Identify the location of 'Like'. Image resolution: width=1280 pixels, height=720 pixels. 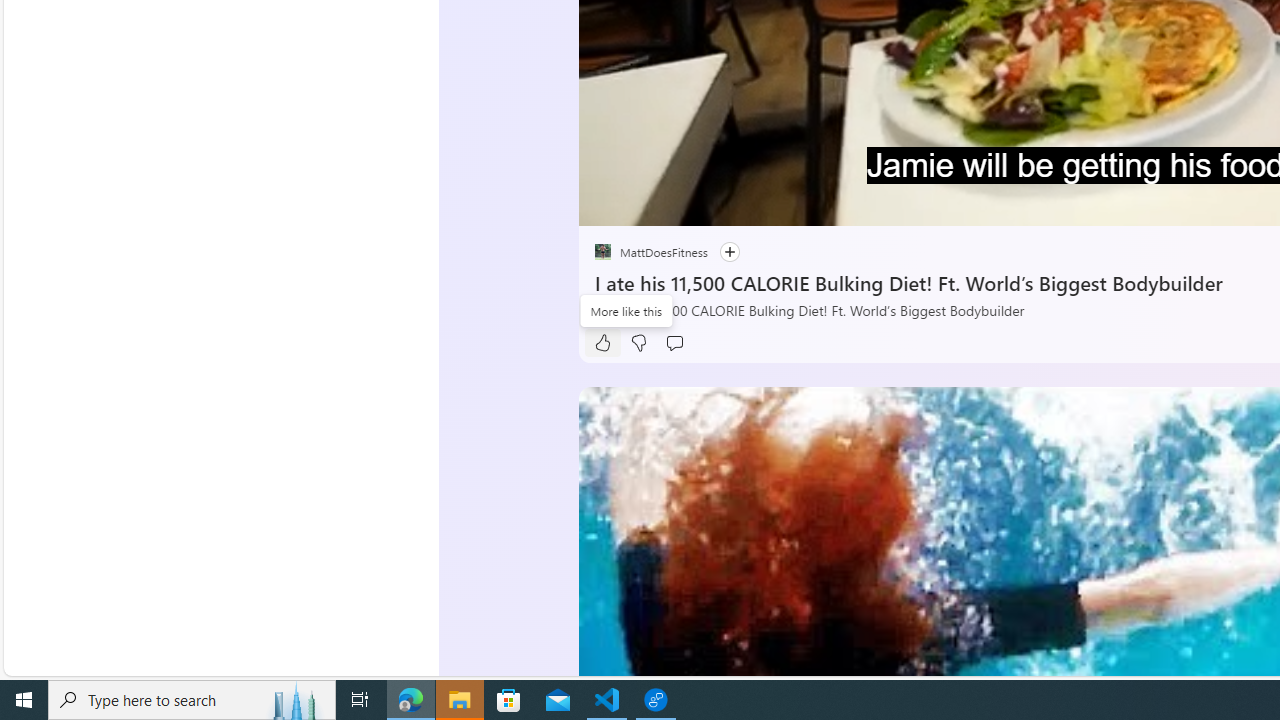
(601, 342).